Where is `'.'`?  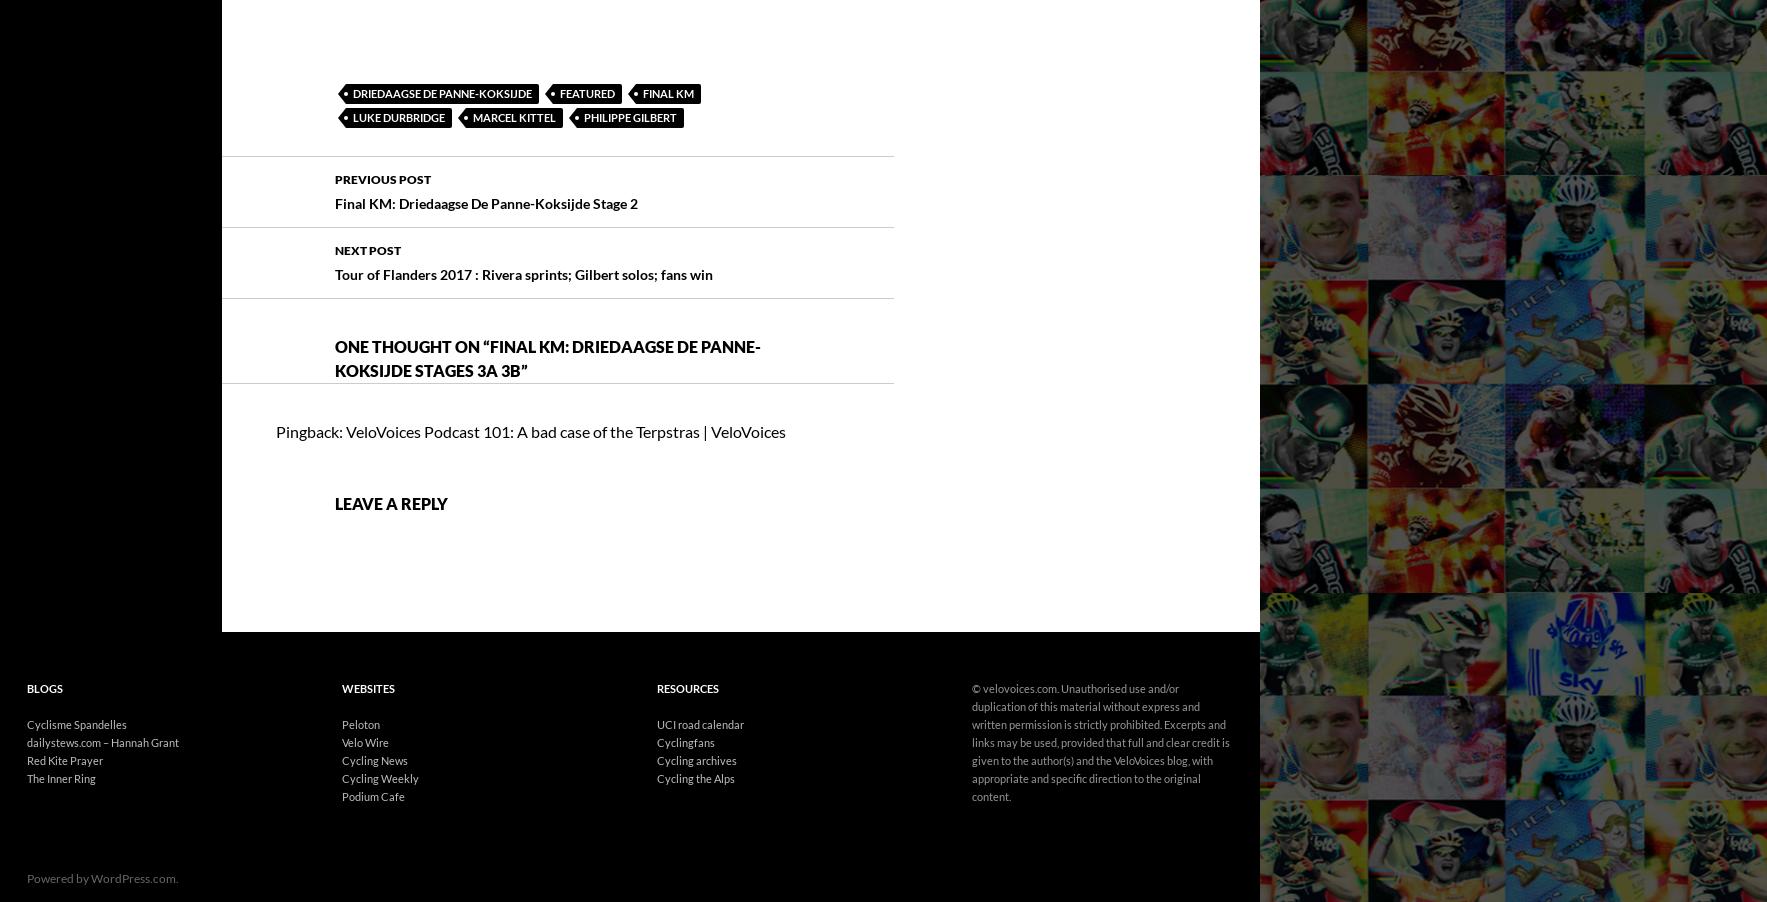 '.' is located at coordinates (176, 821).